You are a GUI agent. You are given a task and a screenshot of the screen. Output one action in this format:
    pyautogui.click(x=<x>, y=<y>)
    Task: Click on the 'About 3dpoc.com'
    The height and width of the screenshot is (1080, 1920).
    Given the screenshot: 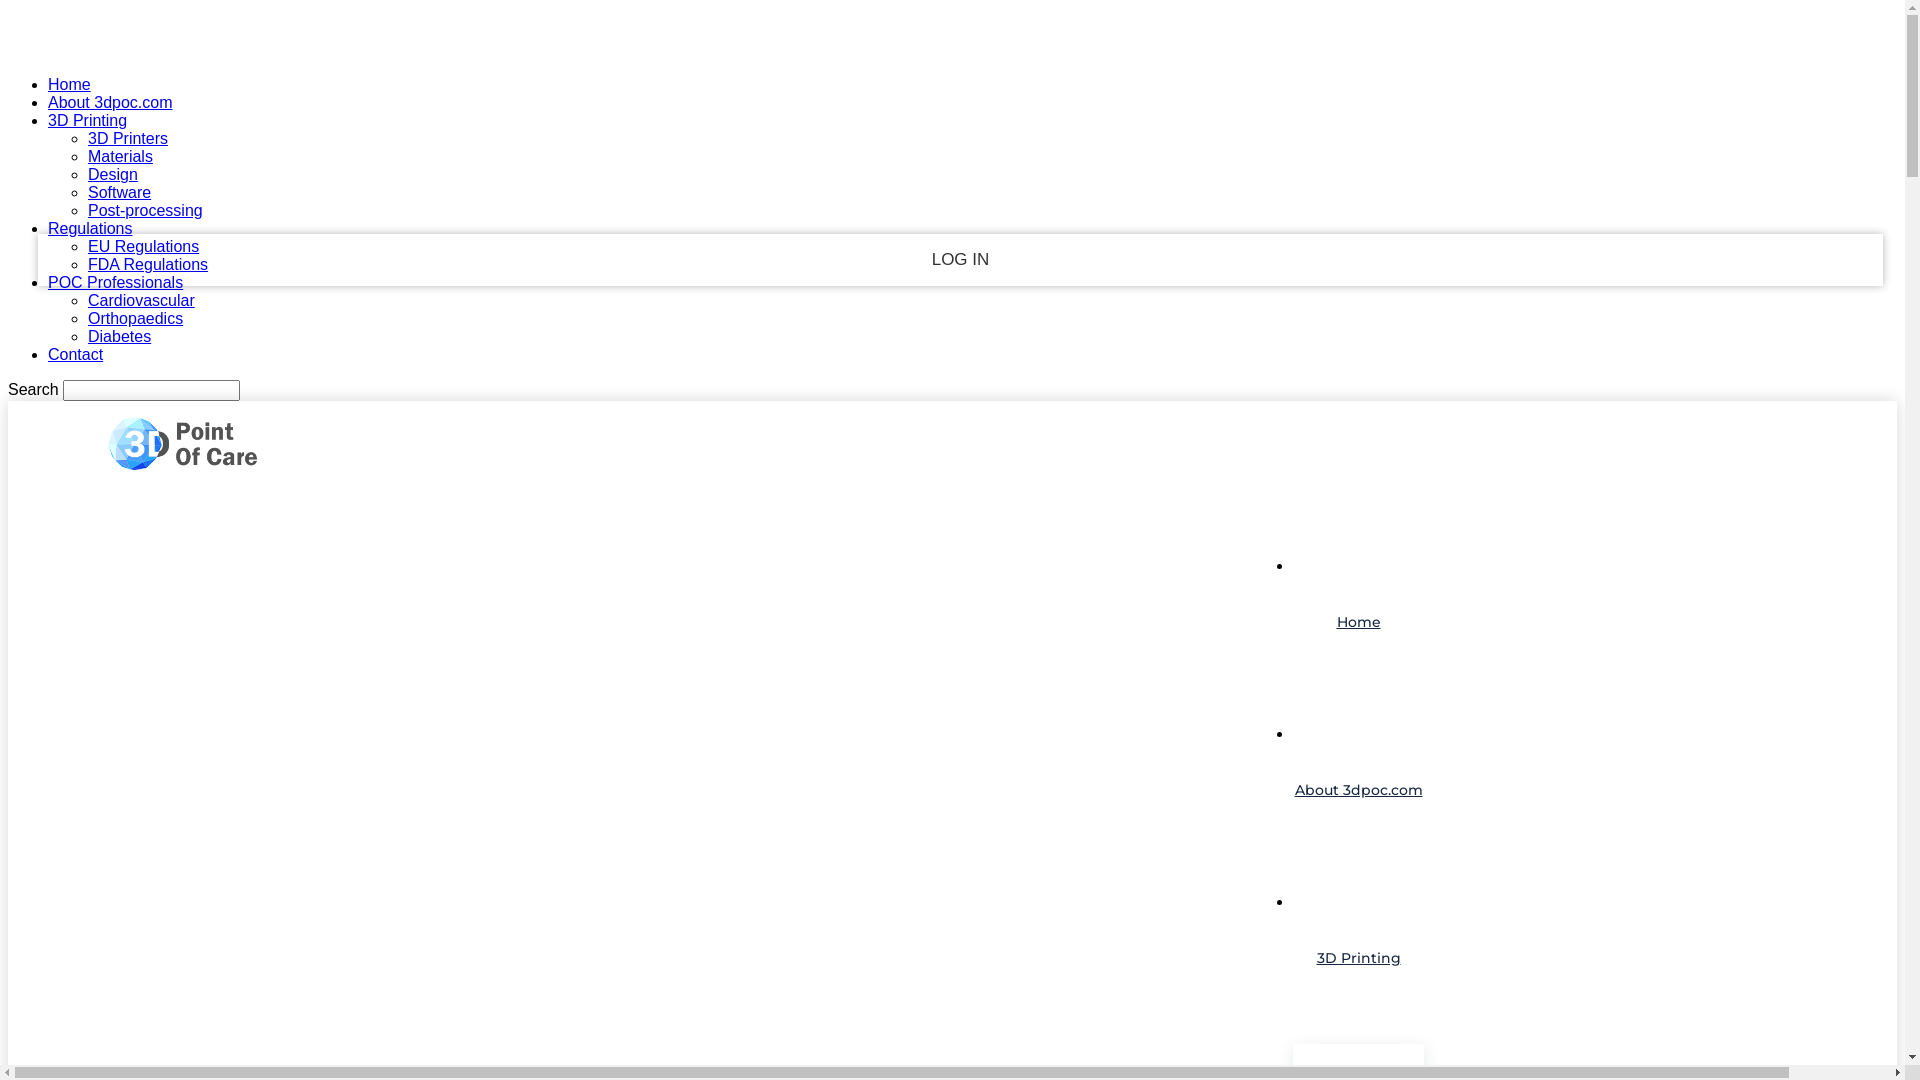 What is the action you would take?
    pyautogui.click(x=109, y=102)
    